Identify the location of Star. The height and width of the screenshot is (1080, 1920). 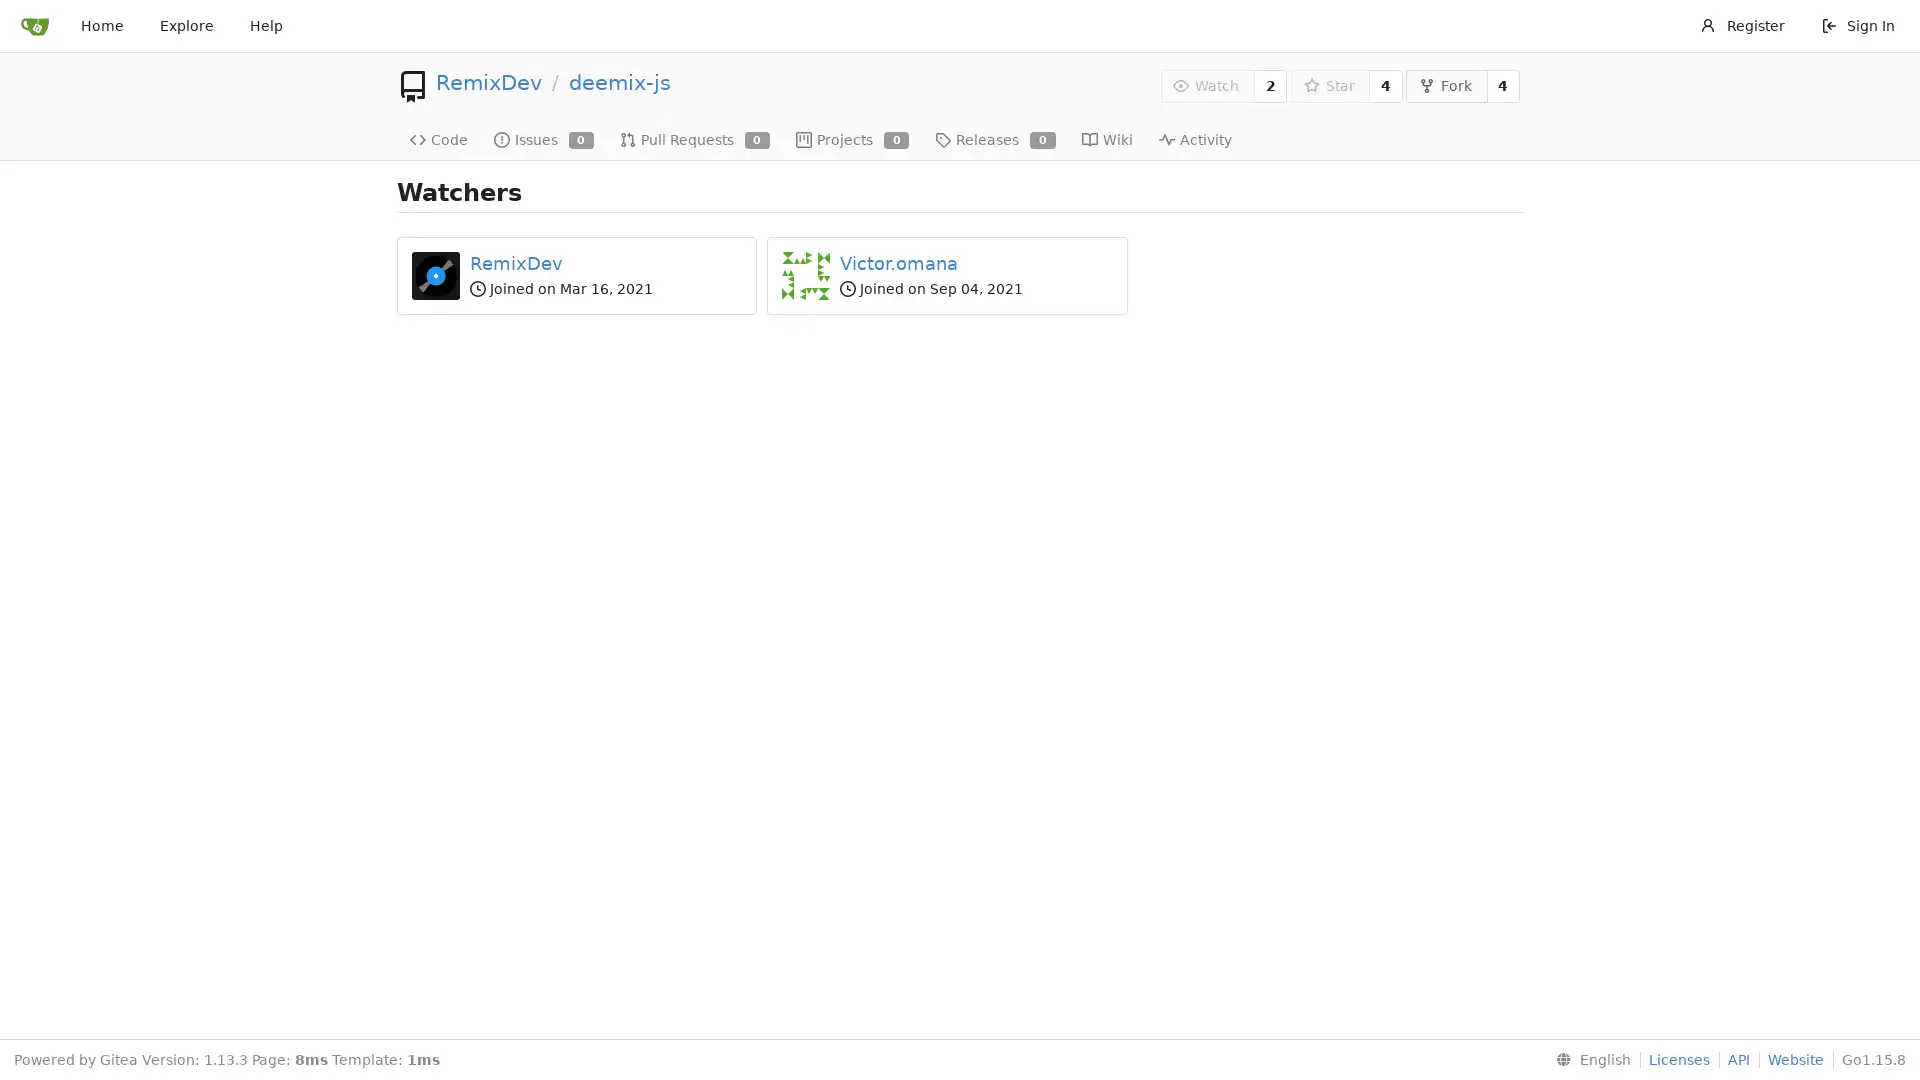
(1329, 84).